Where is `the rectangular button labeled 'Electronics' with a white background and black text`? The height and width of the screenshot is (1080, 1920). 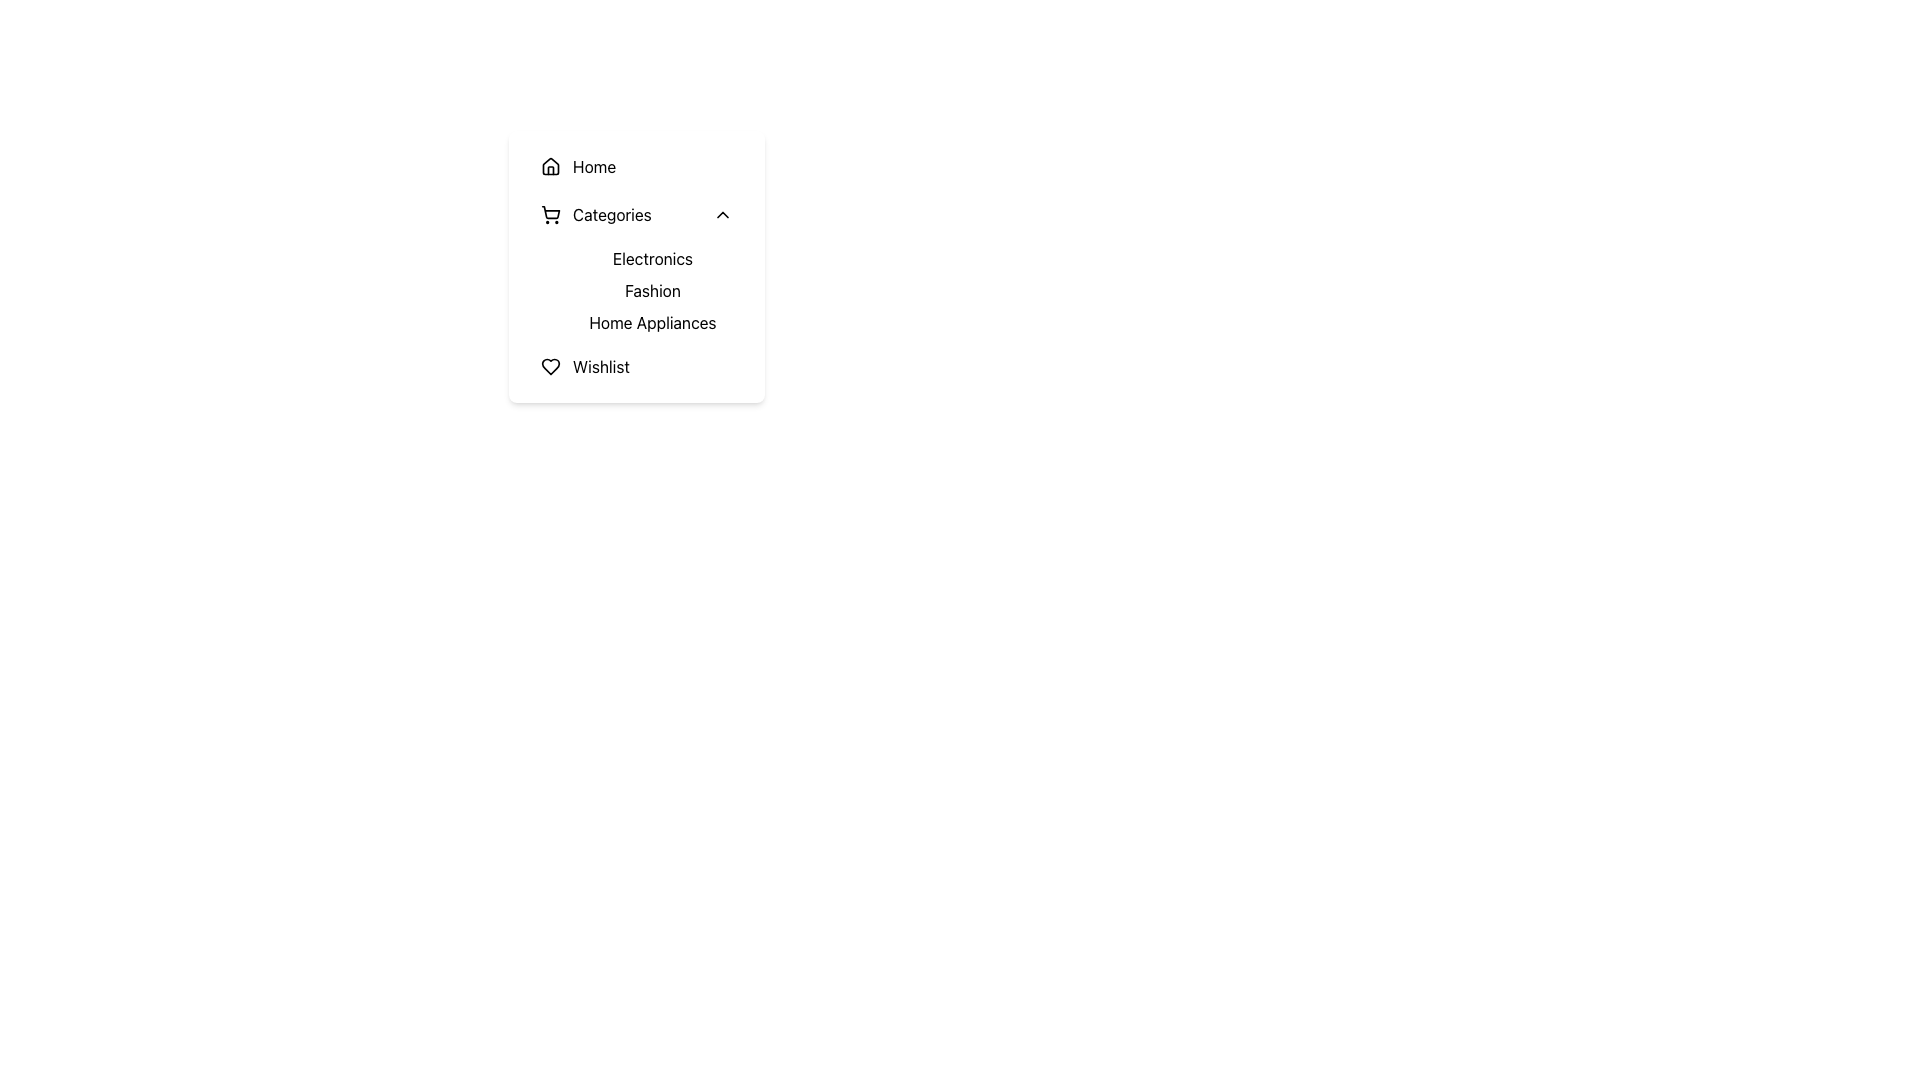 the rectangular button labeled 'Electronics' with a white background and black text is located at coordinates (652, 257).